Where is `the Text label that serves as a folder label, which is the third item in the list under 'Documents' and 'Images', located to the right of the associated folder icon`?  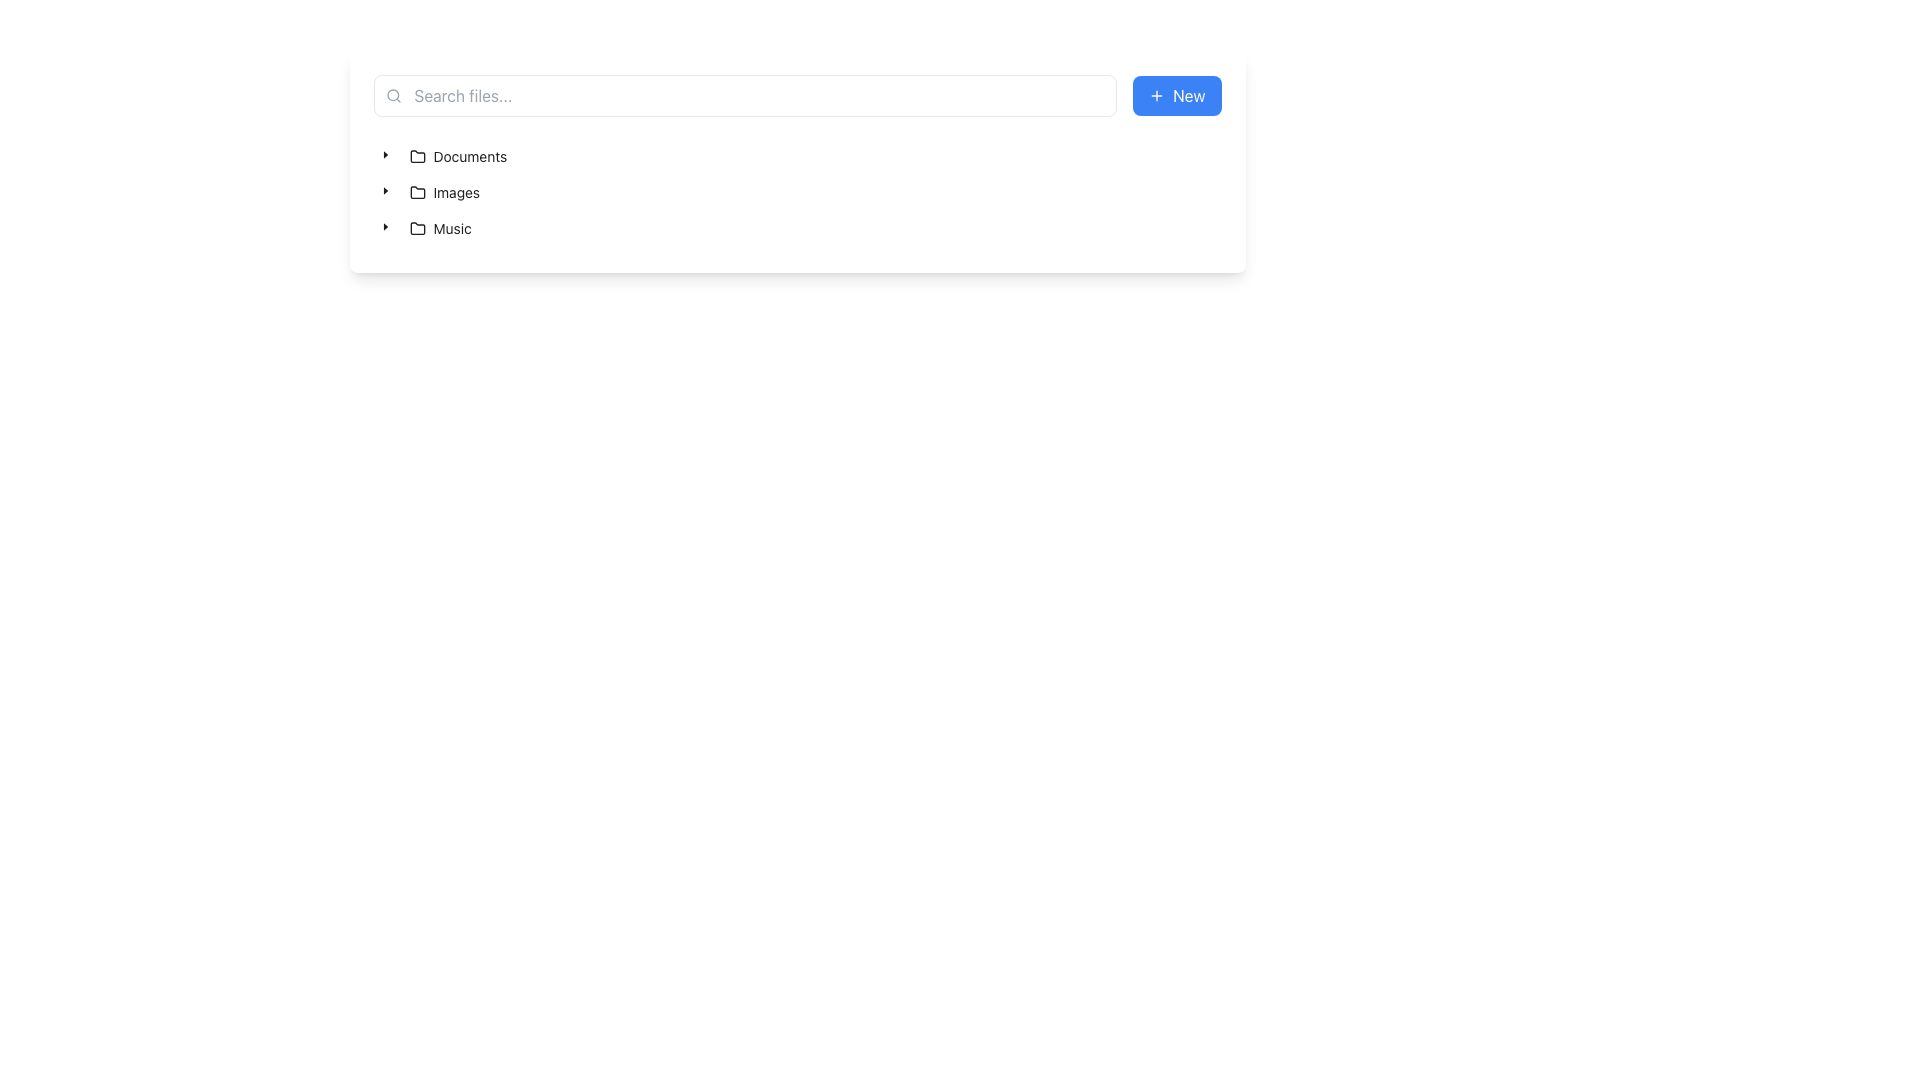
the Text label that serves as a folder label, which is the third item in the list under 'Documents' and 'Images', located to the right of the associated folder icon is located at coordinates (451, 227).